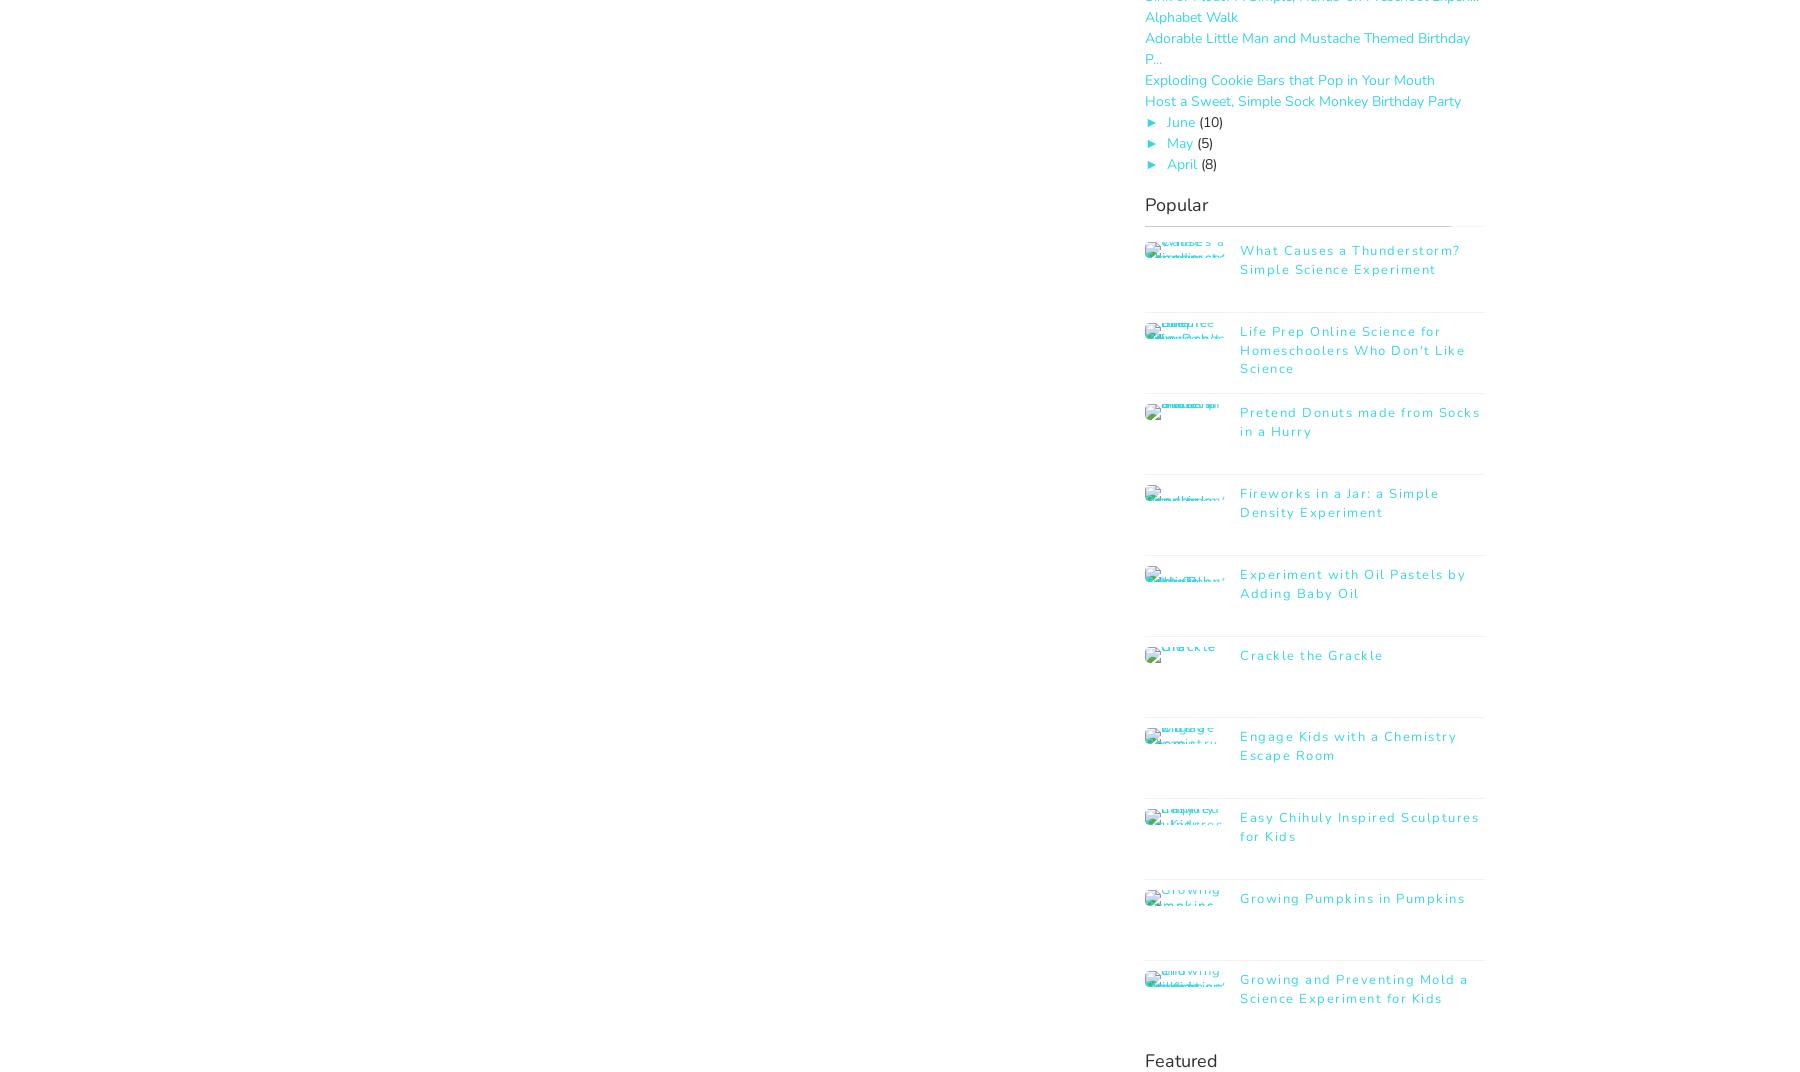 The width and height of the screenshot is (1800, 1072). I want to click on 'June', so click(1181, 122).